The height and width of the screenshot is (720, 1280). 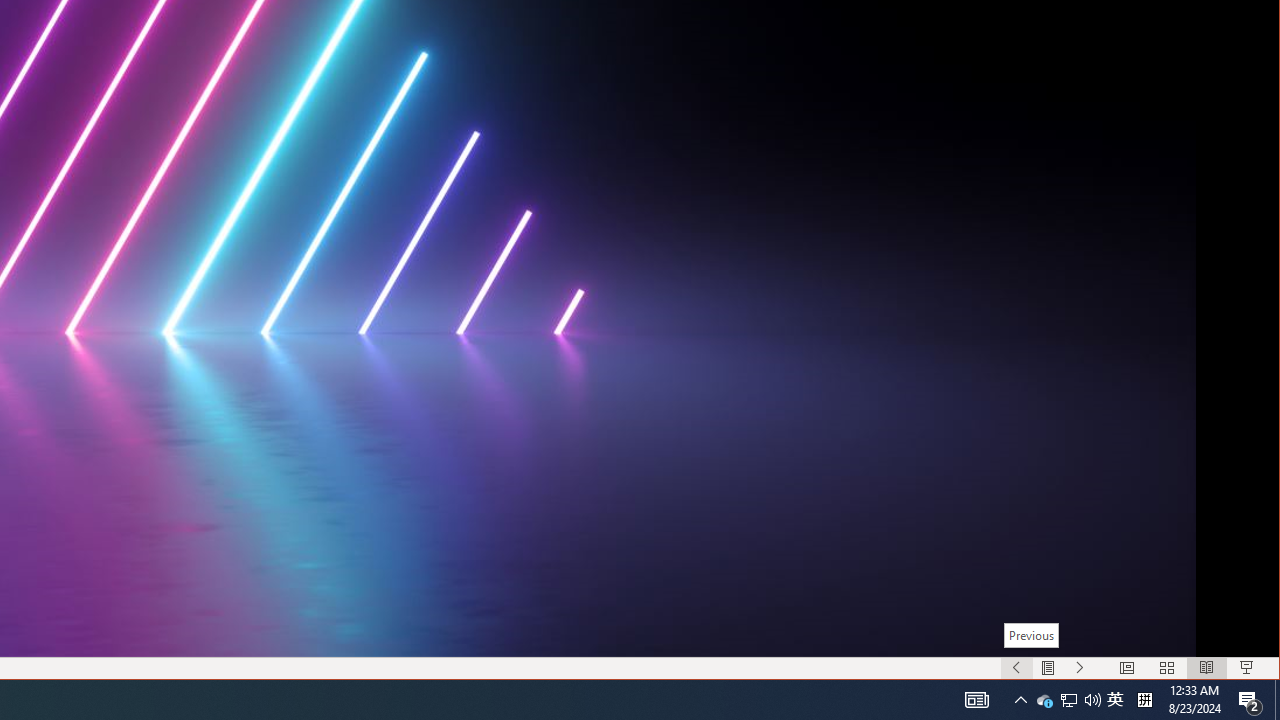 What do you see at coordinates (1079, 668) in the screenshot?
I see `'Slide Show Next On'` at bounding box center [1079, 668].